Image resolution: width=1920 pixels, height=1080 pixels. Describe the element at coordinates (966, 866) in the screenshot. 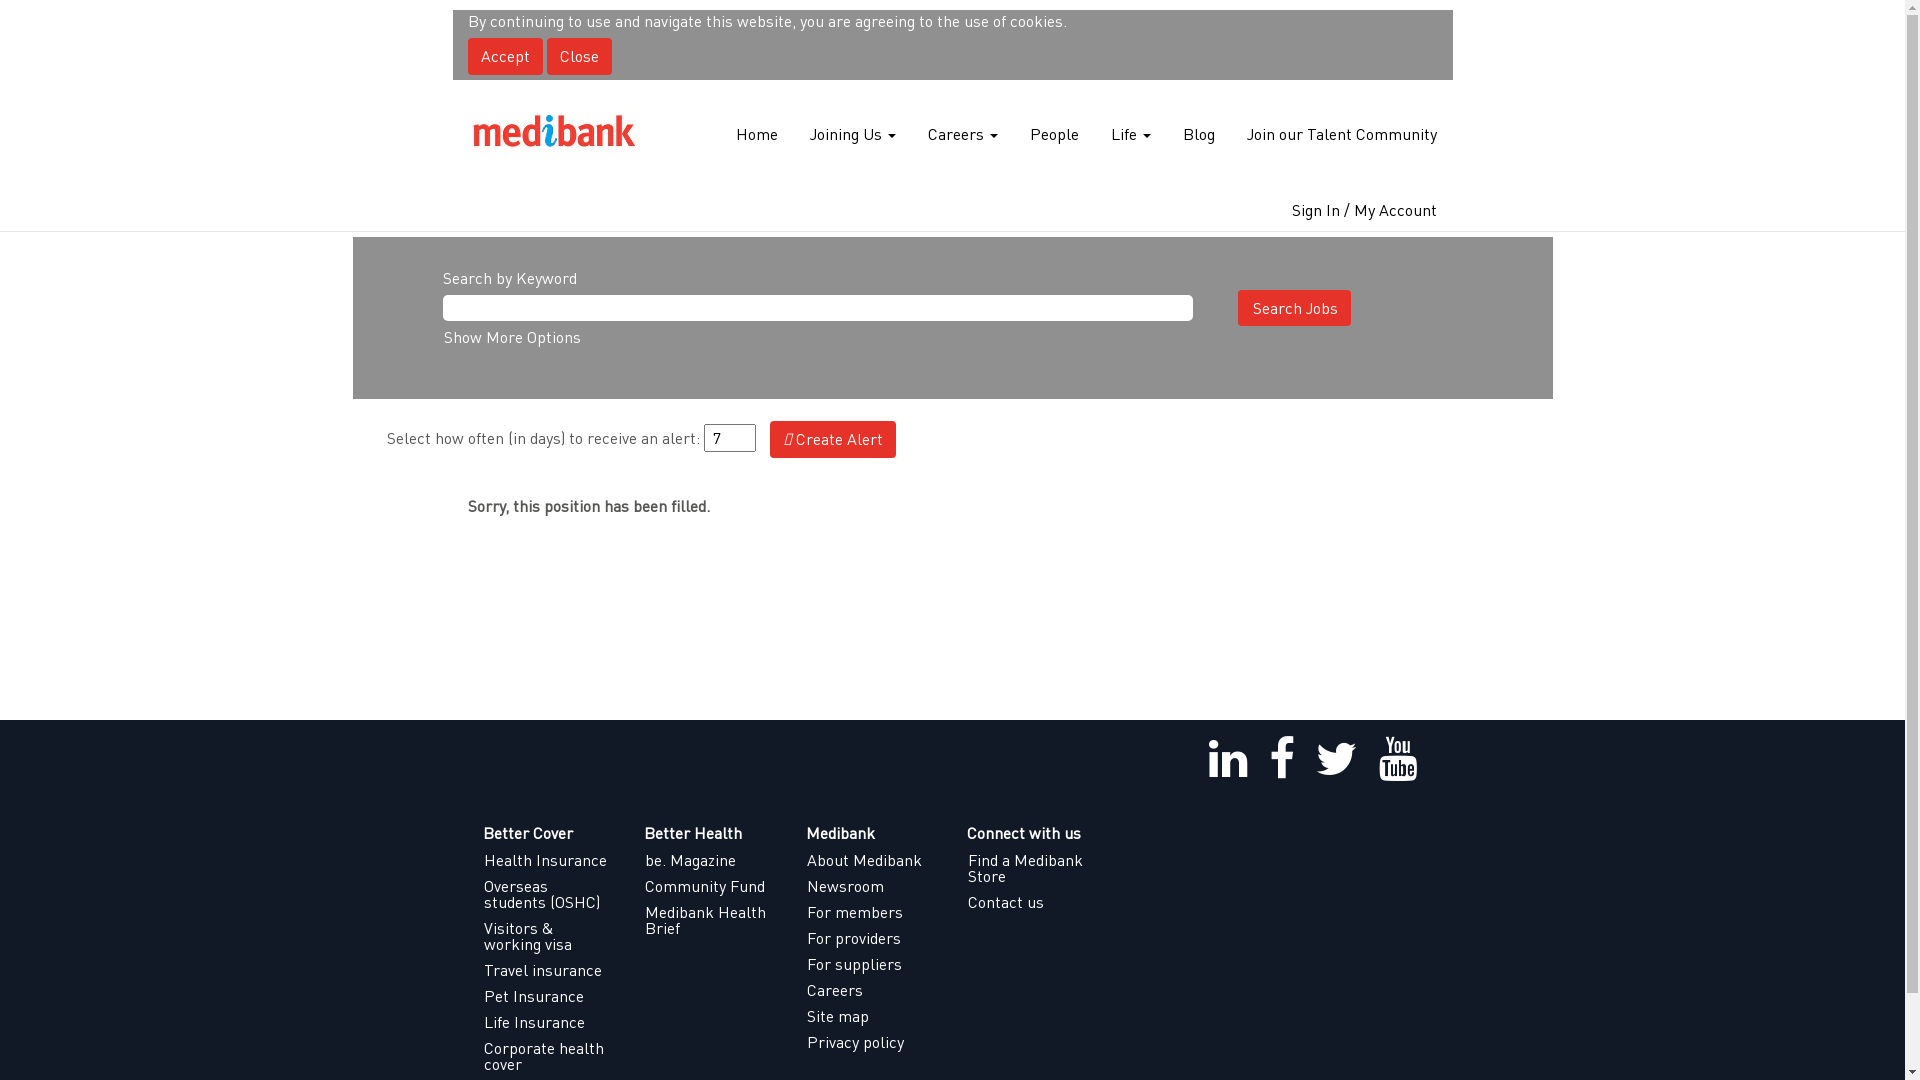

I see `'Find a Medibank Store'` at that location.